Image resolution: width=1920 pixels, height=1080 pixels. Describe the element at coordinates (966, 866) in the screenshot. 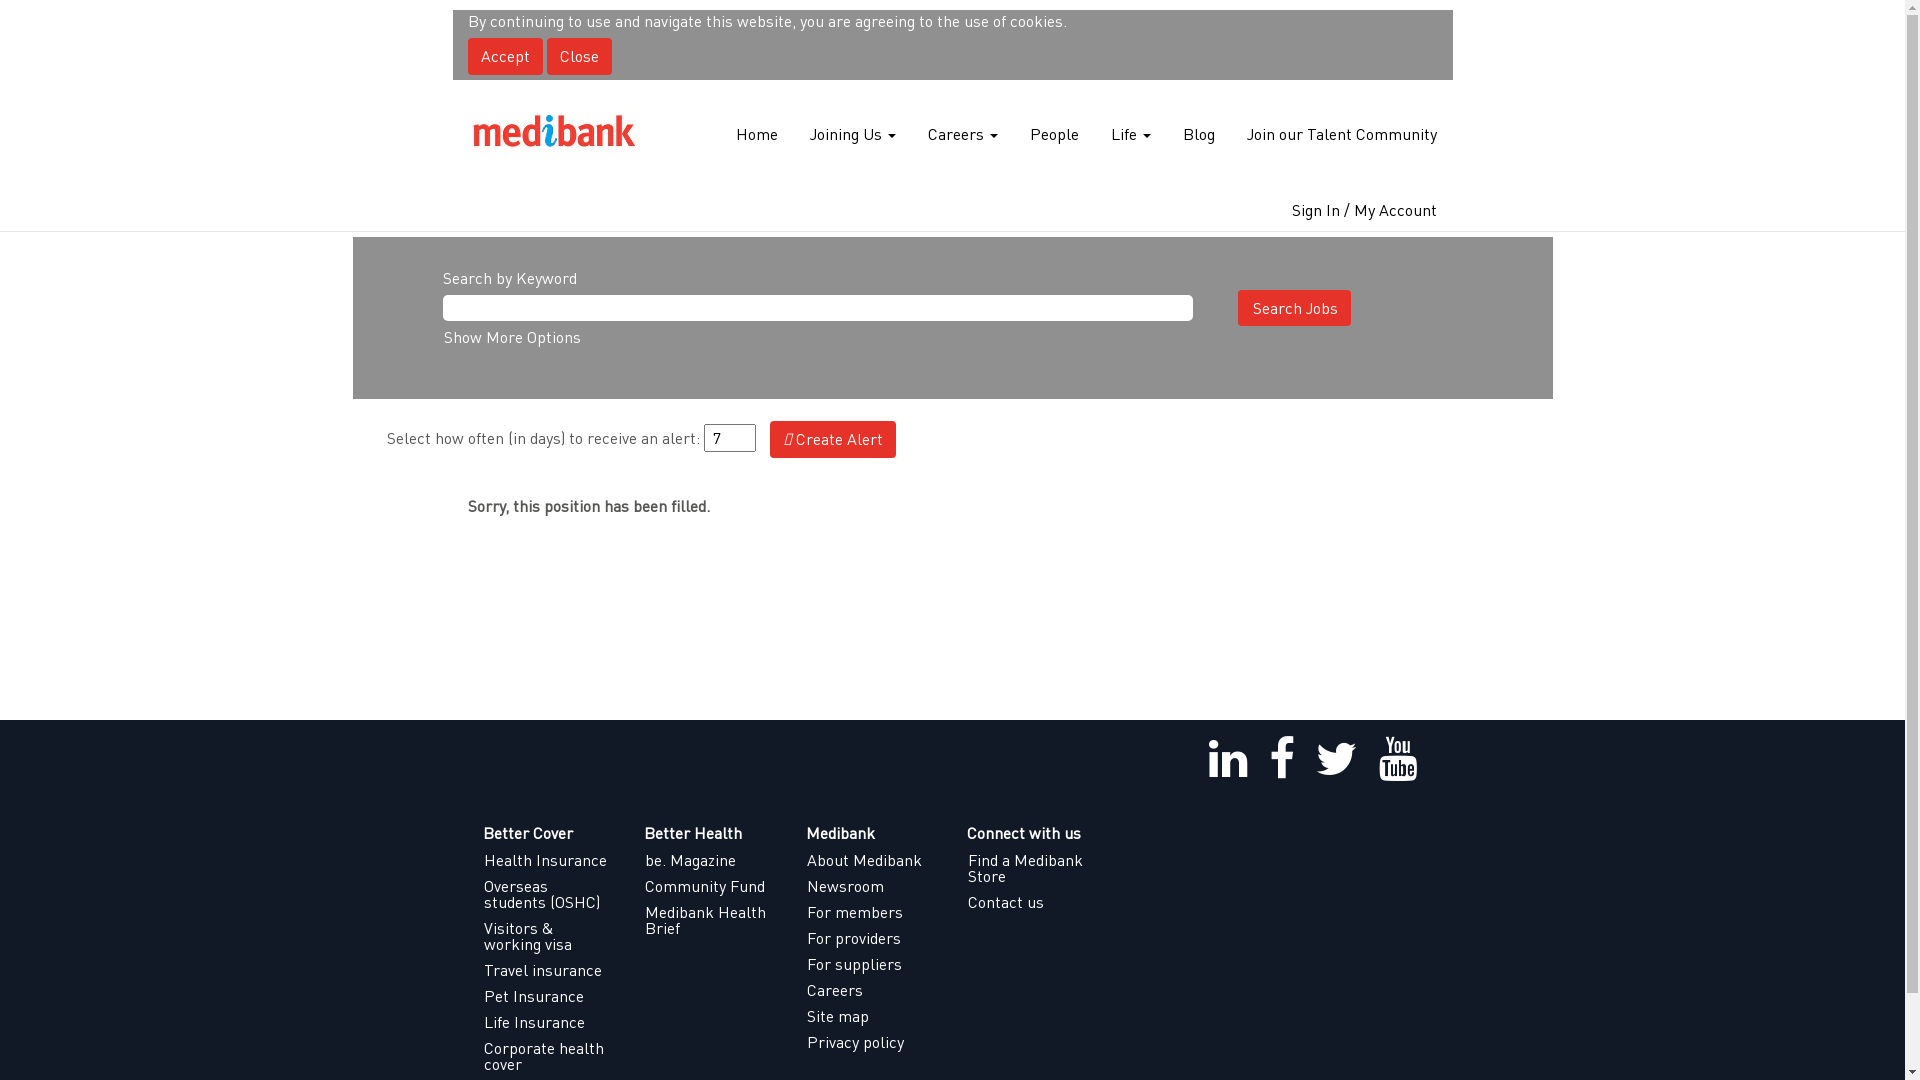

I see `'Find a Medibank Store'` at that location.